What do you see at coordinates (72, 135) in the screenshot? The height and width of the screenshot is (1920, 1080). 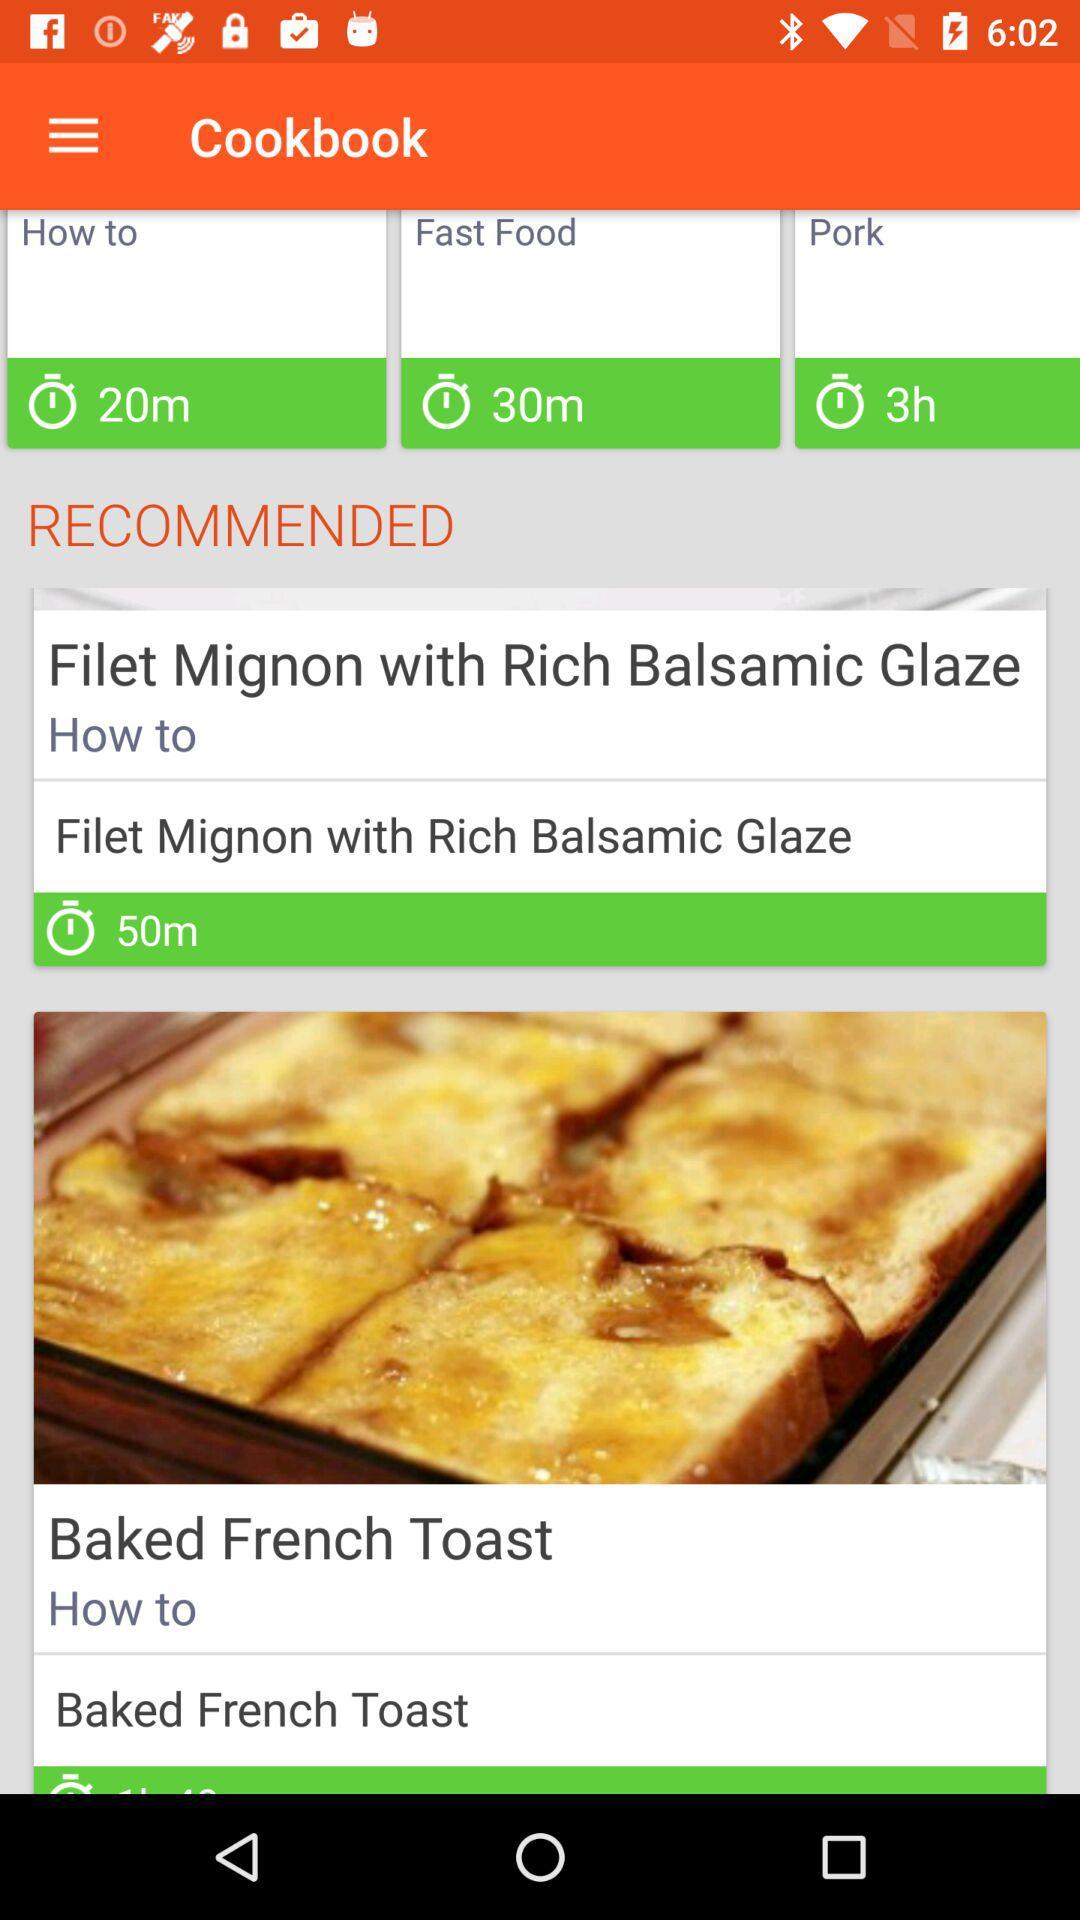 I see `icon to the left of cookbook item` at bounding box center [72, 135].